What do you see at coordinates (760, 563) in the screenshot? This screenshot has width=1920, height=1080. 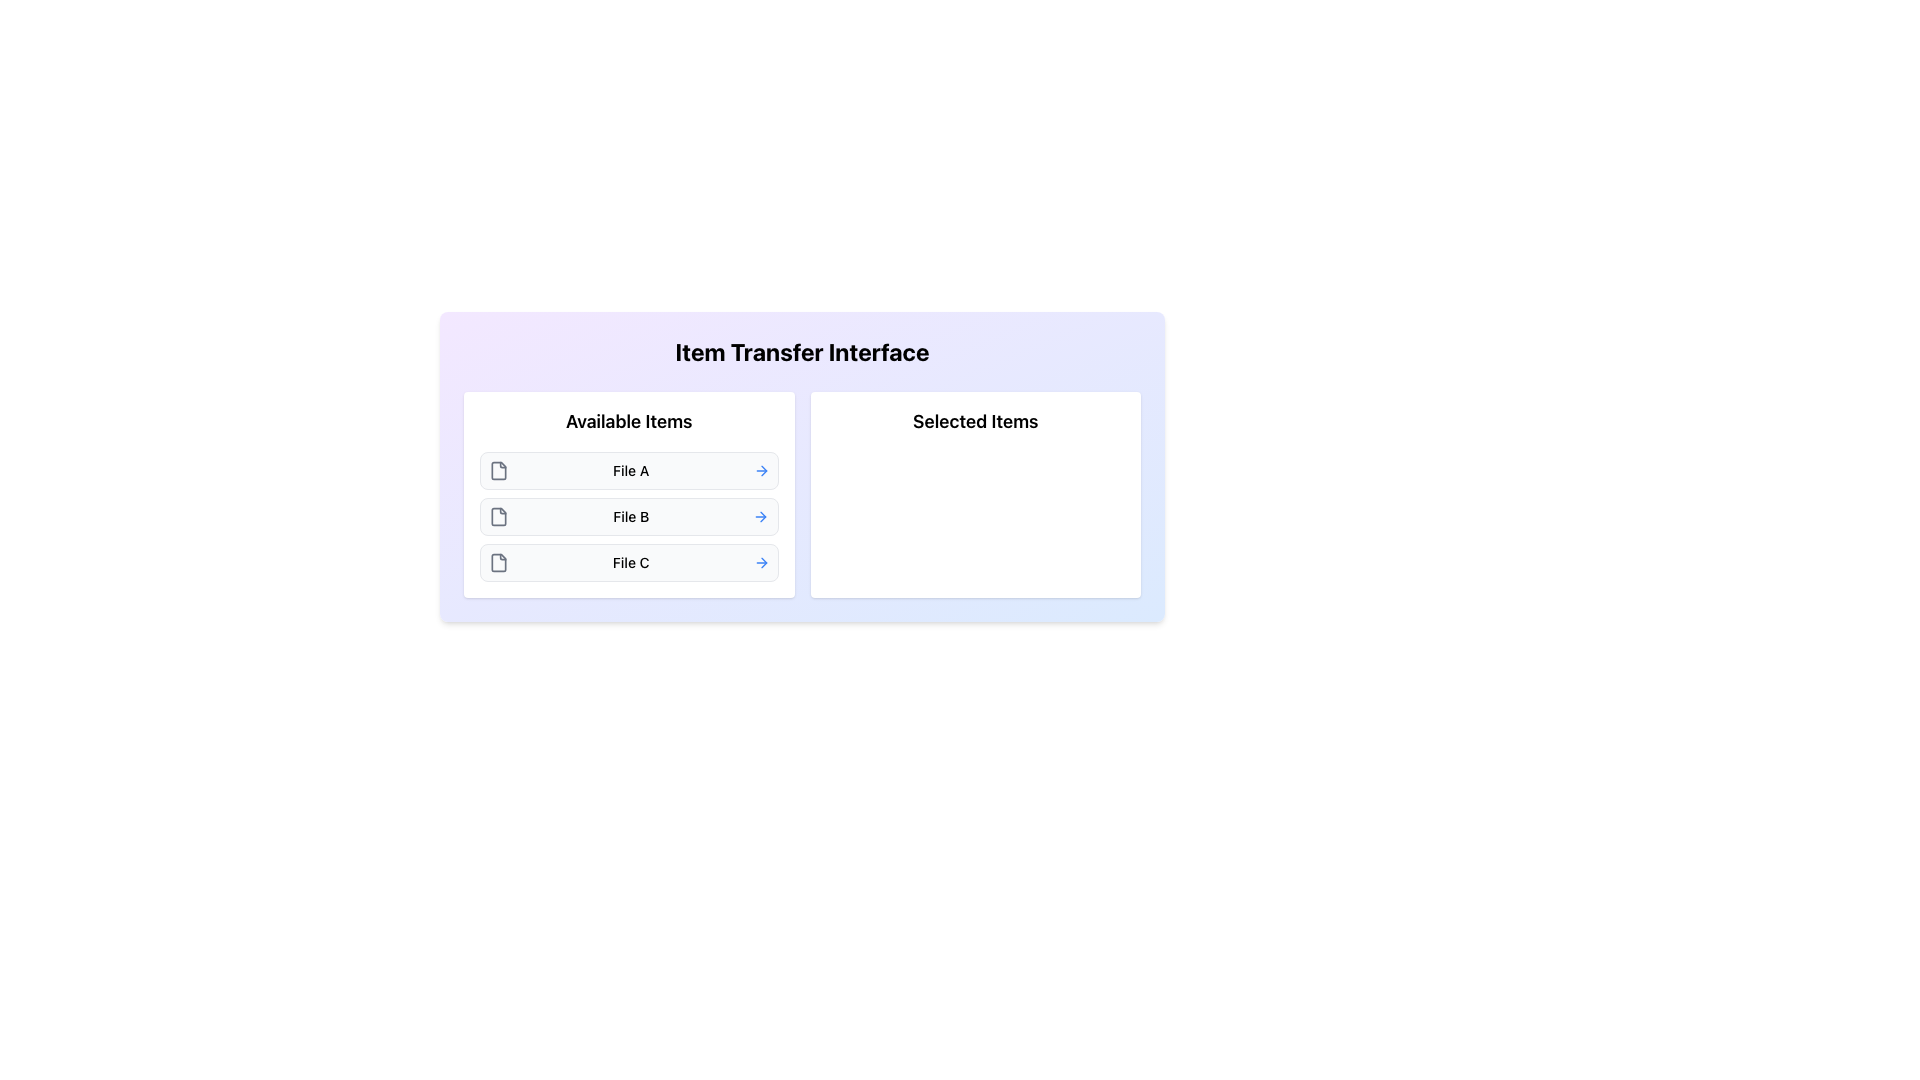 I see `the interactive icon resembling a forward arrow, which is styled in blue and located on the far right inside the box labeled 'File C' in the 'Available Items' list` at bounding box center [760, 563].